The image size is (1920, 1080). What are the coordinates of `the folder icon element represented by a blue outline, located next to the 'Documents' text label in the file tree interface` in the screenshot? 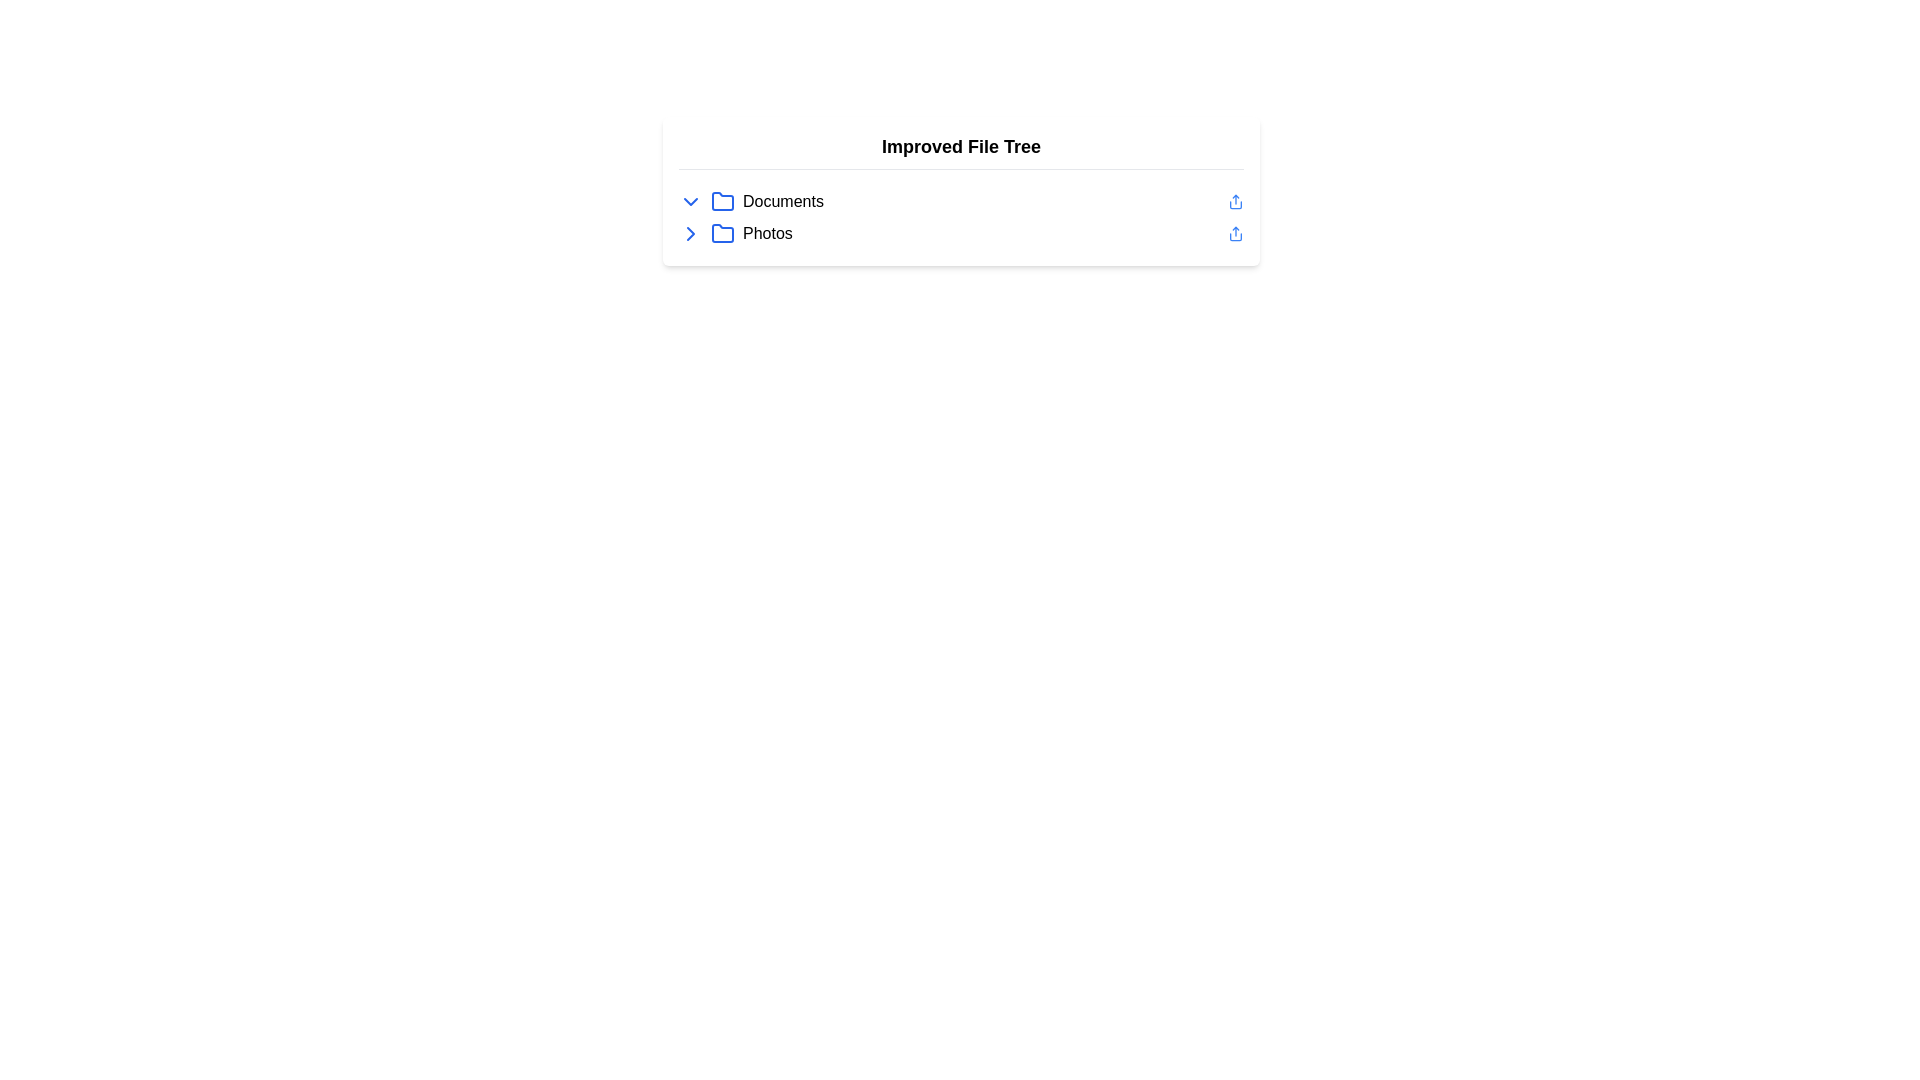 It's located at (722, 201).